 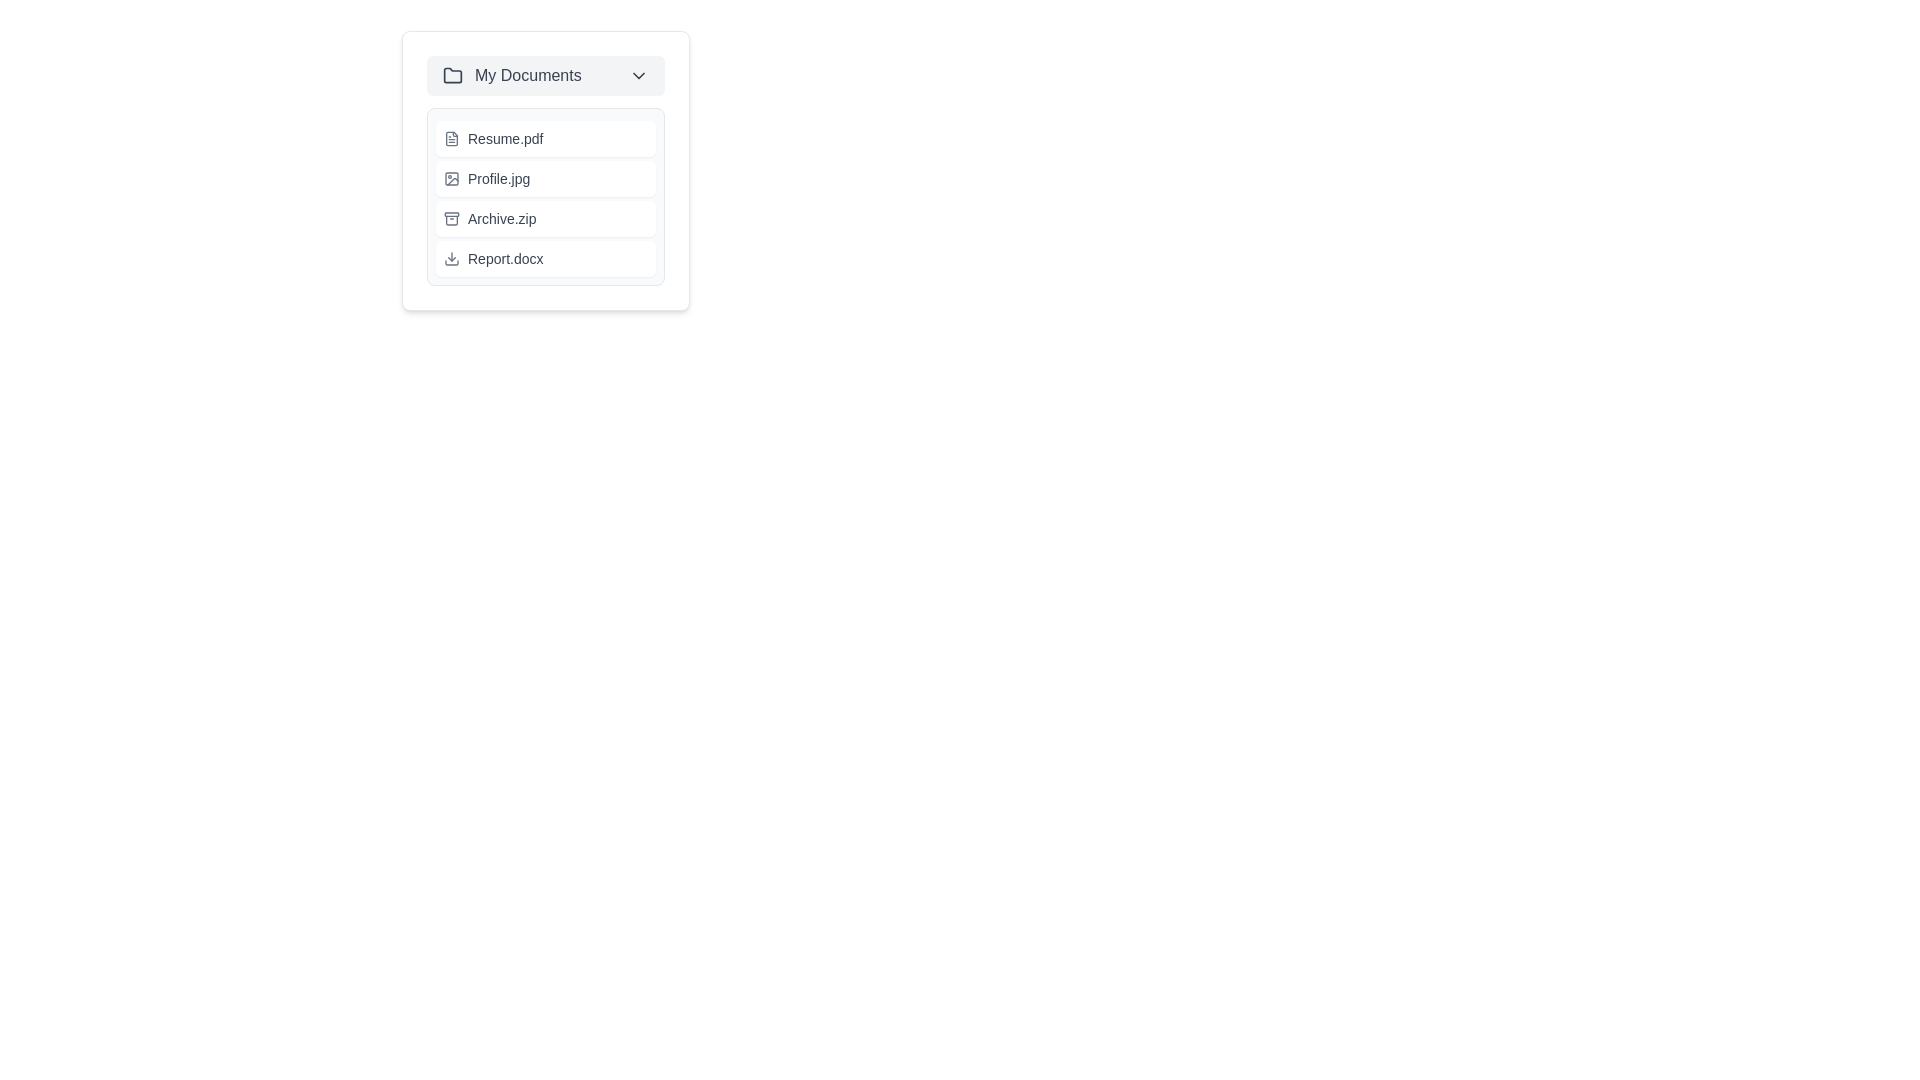 What do you see at coordinates (450, 137) in the screenshot?
I see `file icon representing a document, which has a rectangular shape with rounded sides and a folded top corner, located just to the left of 'Resume.pdf'` at bounding box center [450, 137].